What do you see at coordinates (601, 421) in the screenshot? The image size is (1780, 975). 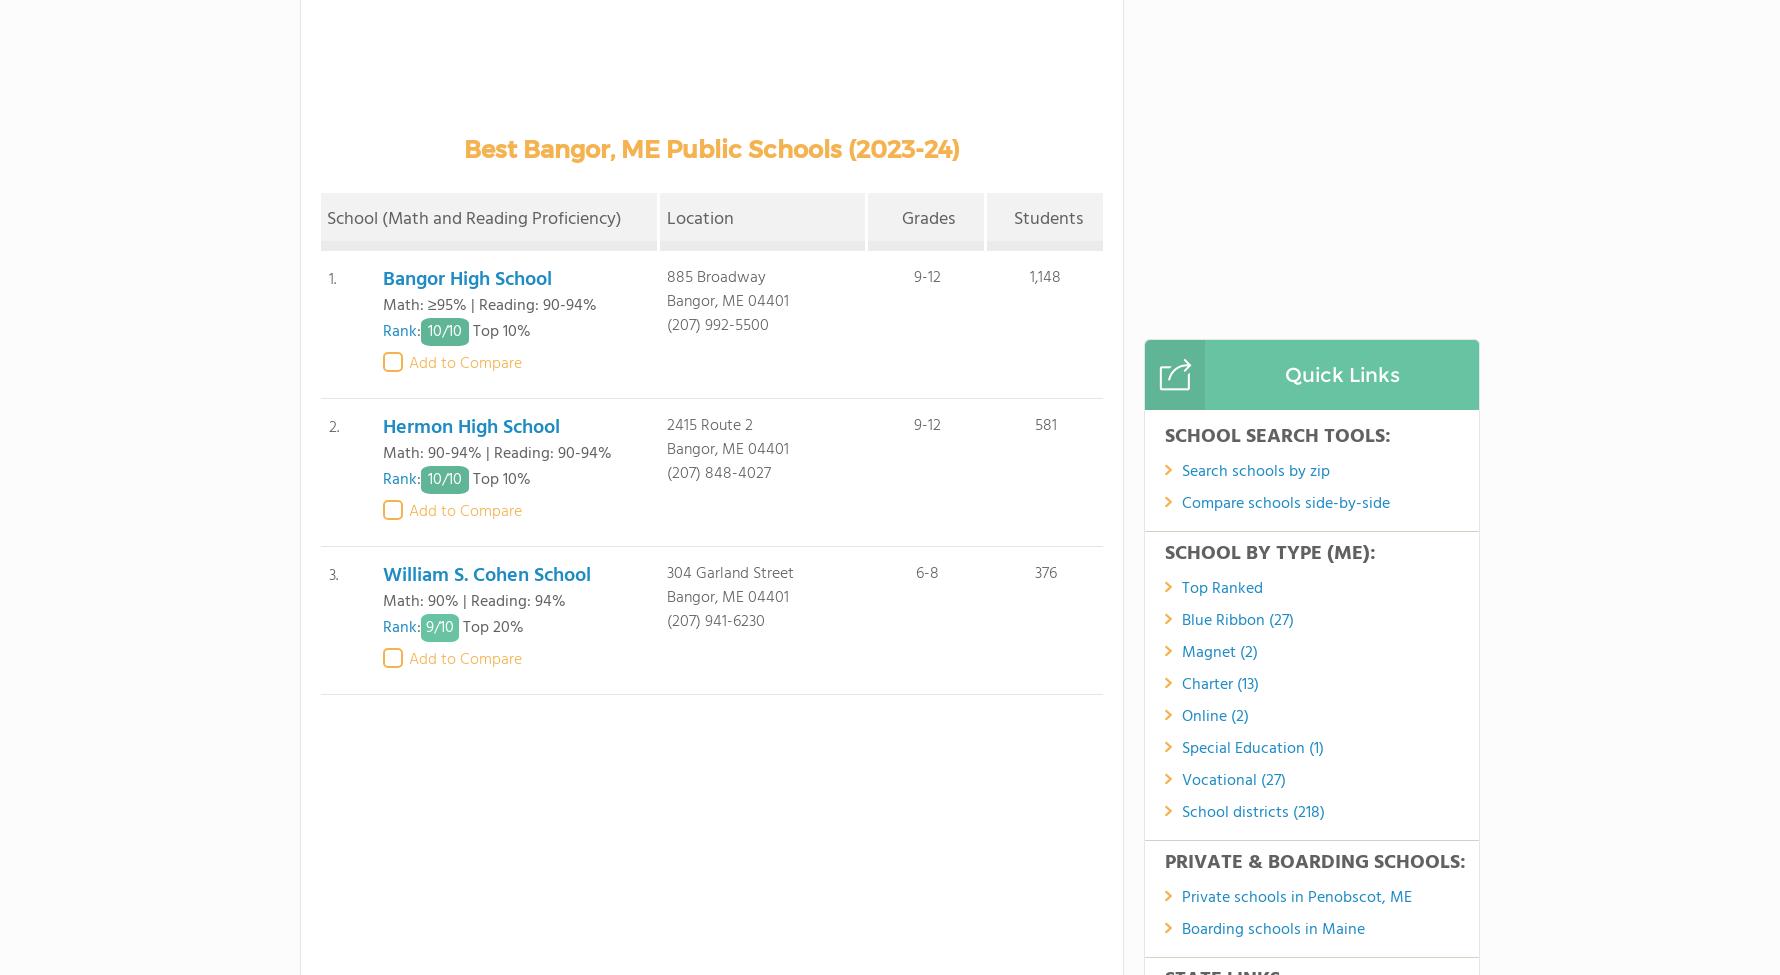 I see `'Explore the world of scholarships designed specifically for K-12 students in this comprehensive guide. Discover opportunities to ease the financial burden of private education and pave the way for academic success.'` at bounding box center [601, 421].